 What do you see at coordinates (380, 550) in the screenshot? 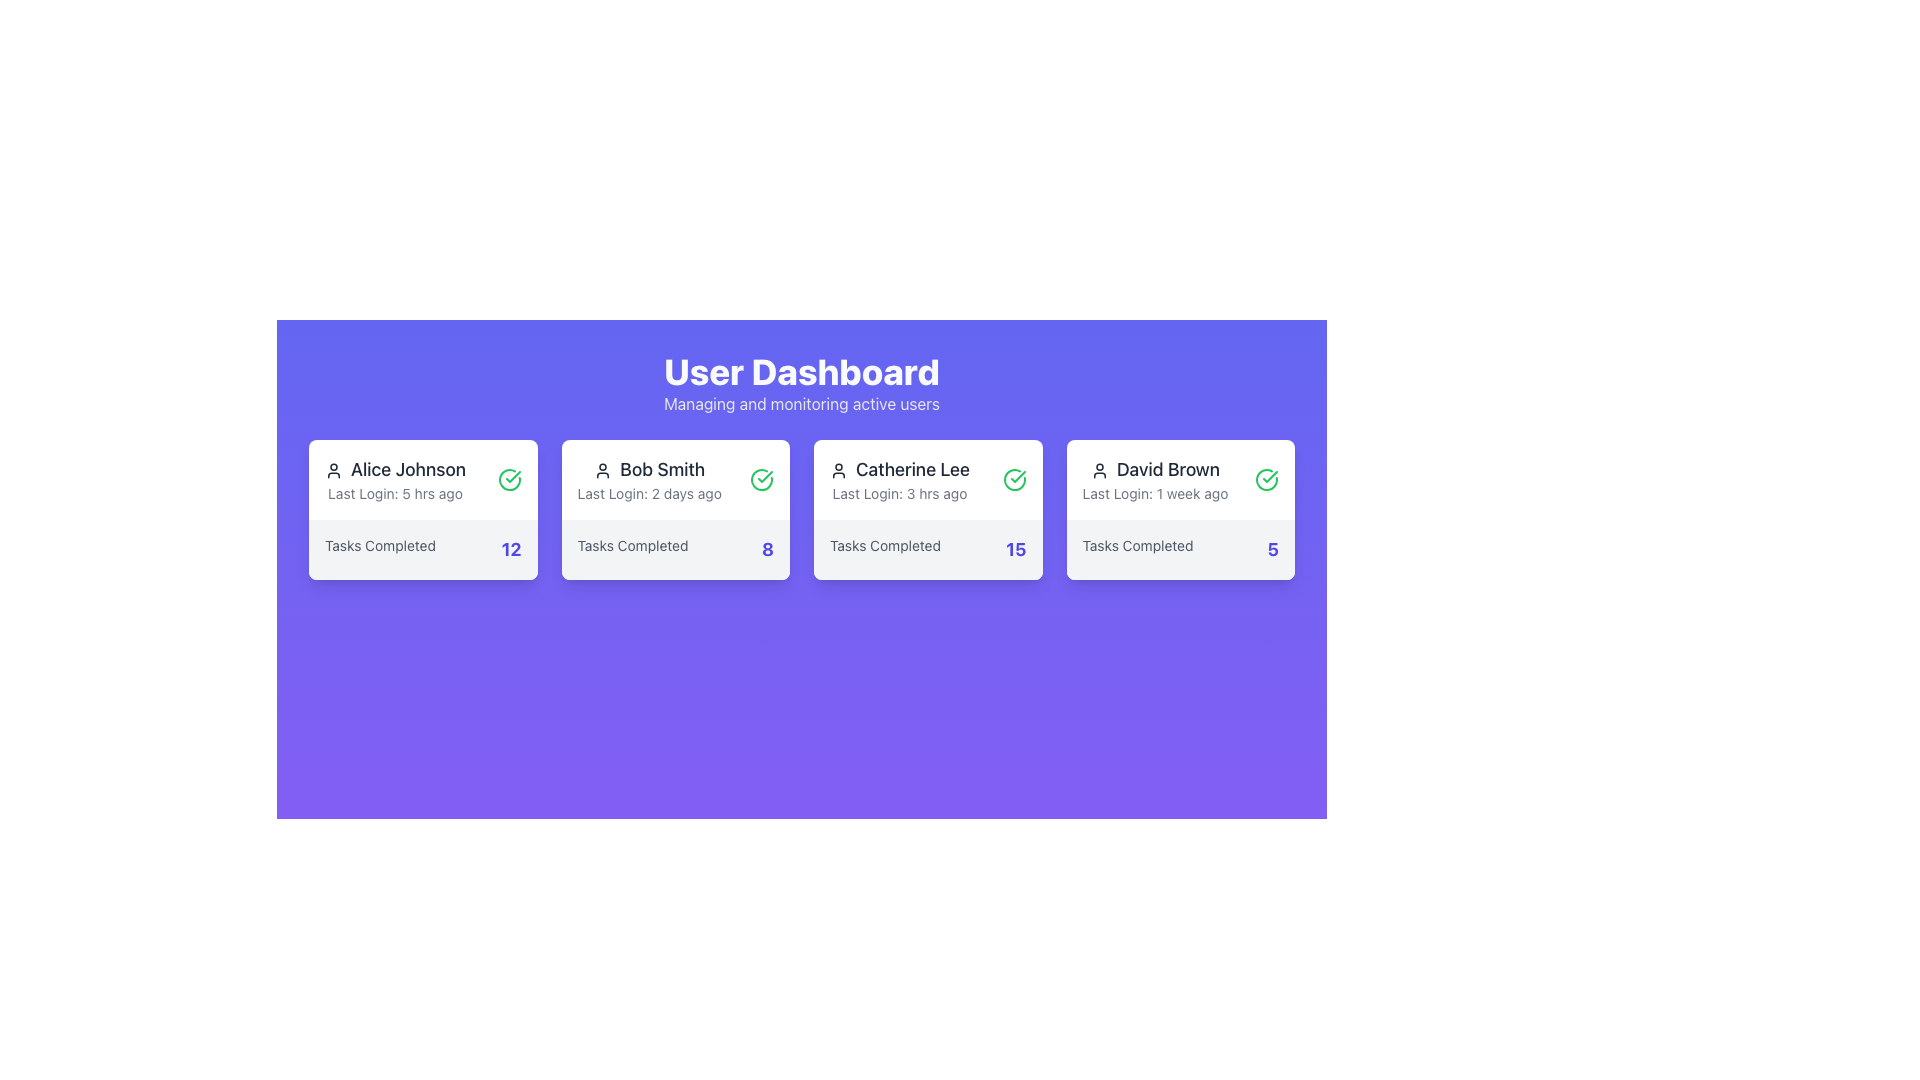
I see `text label that provides context to the number of tasks completed, located in the leftmost user information card in the dashboard interface, centered horizontally near the bottom of the card` at bounding box center [380, 550].